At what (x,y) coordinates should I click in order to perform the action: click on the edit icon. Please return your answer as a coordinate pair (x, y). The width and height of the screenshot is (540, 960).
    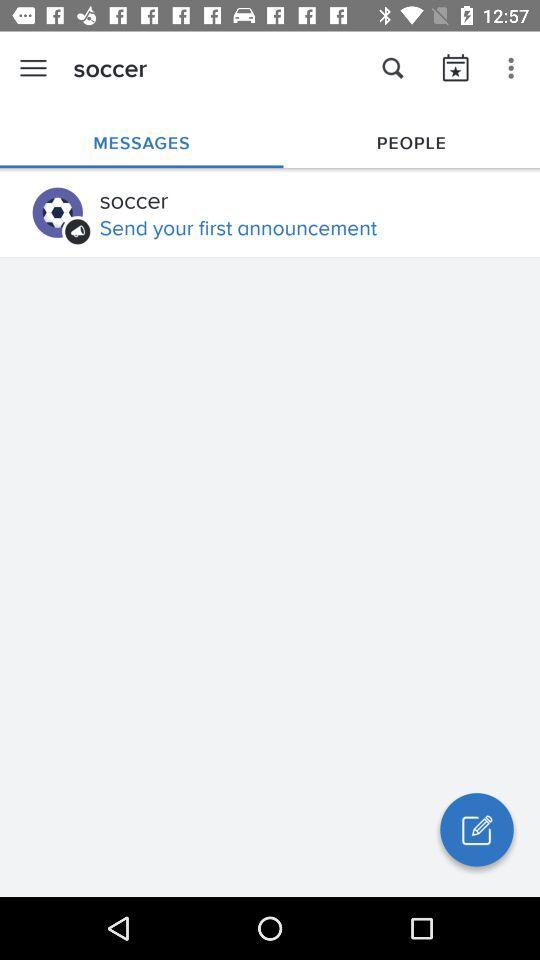
    Looking at the image, I should click on (475, 829).